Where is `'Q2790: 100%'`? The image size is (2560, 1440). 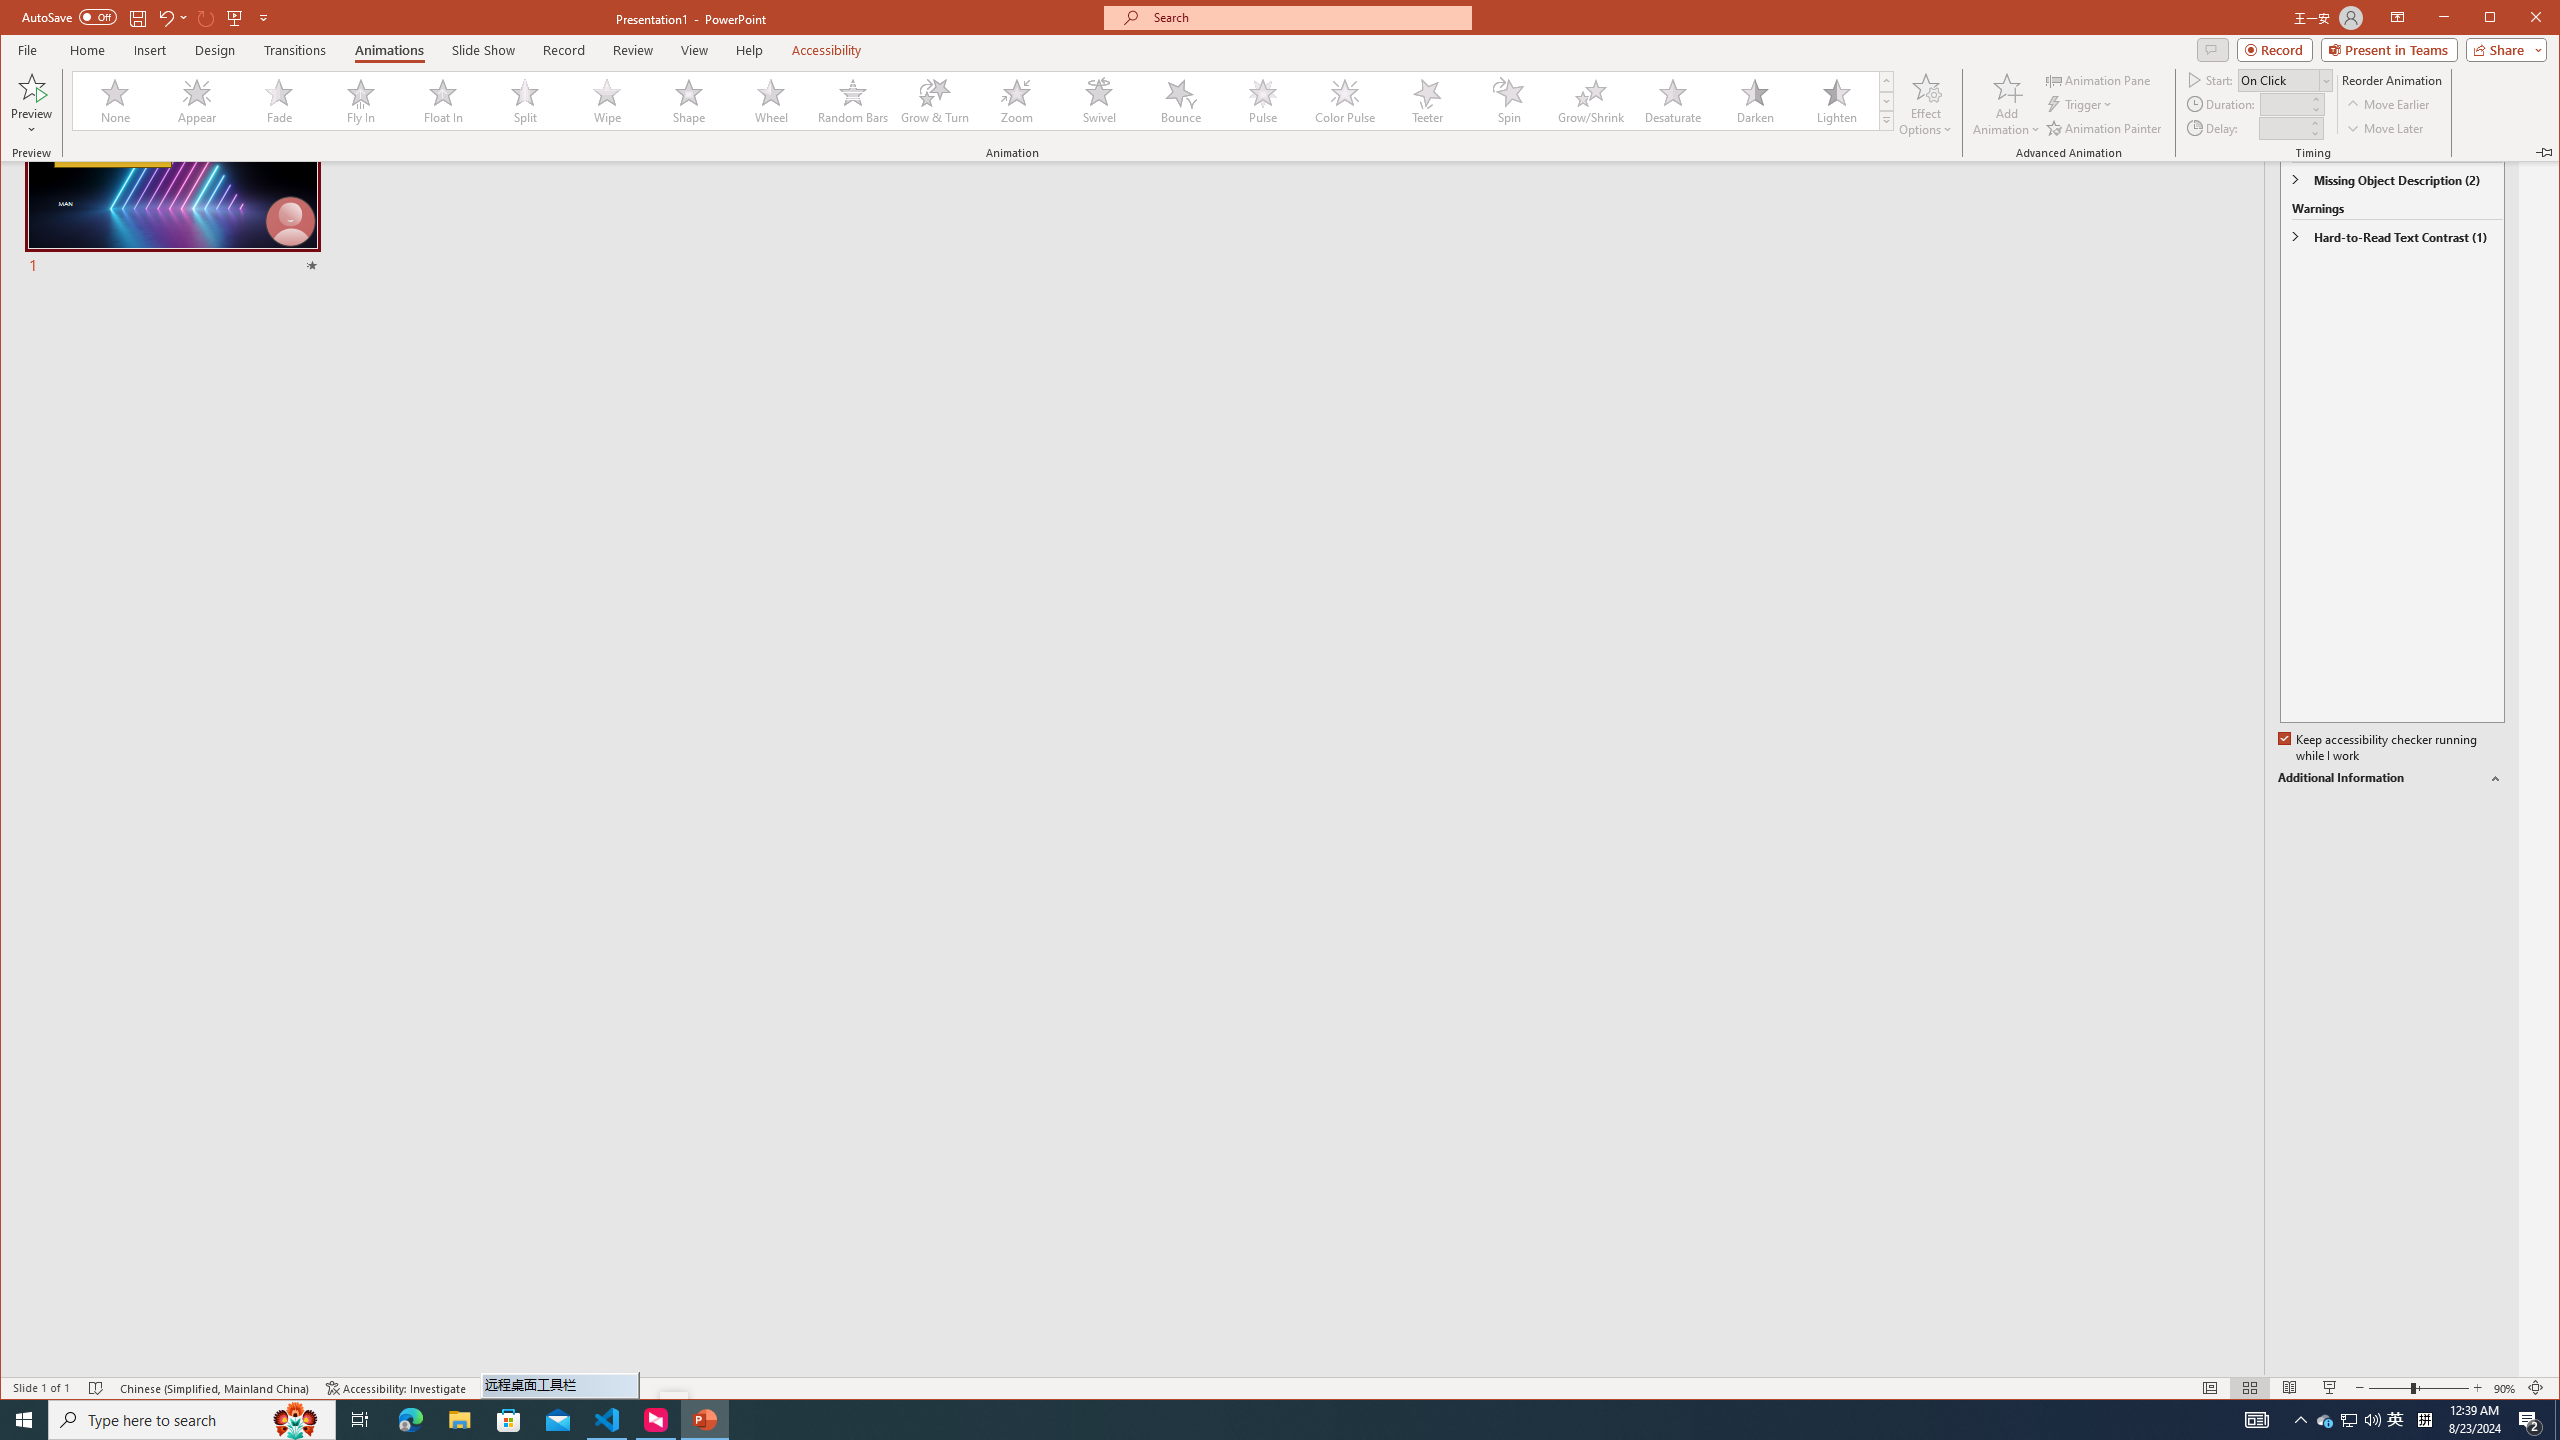
'Q2790: 100%' is located at coordinates (2372, 1418).